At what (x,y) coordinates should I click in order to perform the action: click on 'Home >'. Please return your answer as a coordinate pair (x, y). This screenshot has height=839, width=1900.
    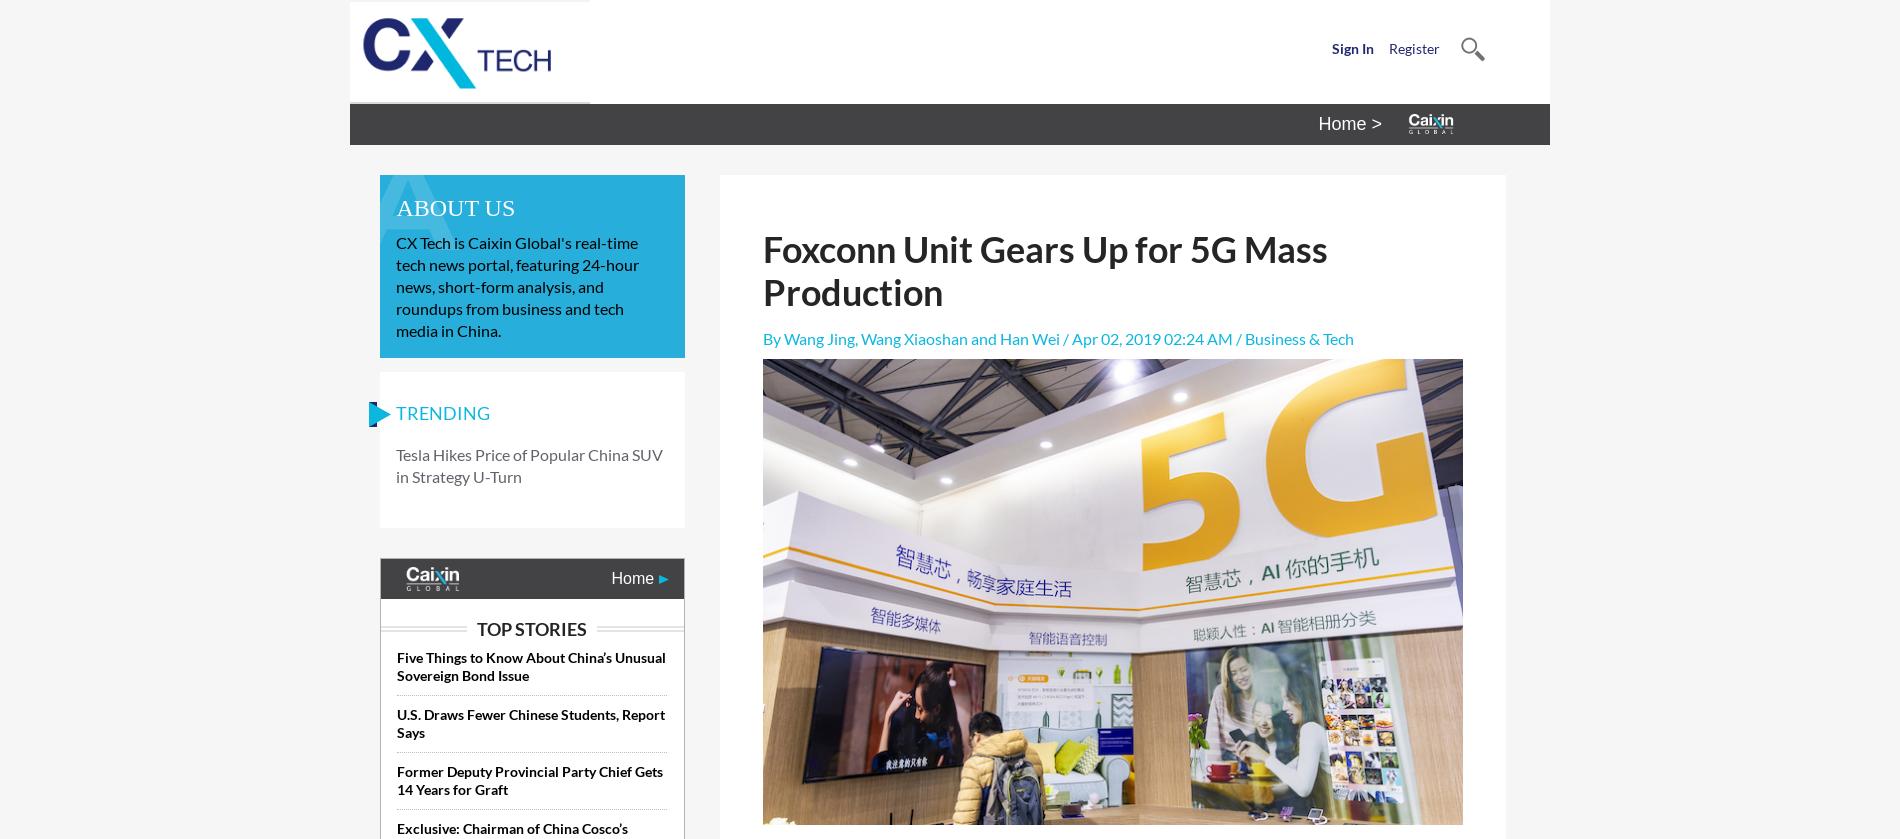
    Looking at the image, I should click on (1317, 124).